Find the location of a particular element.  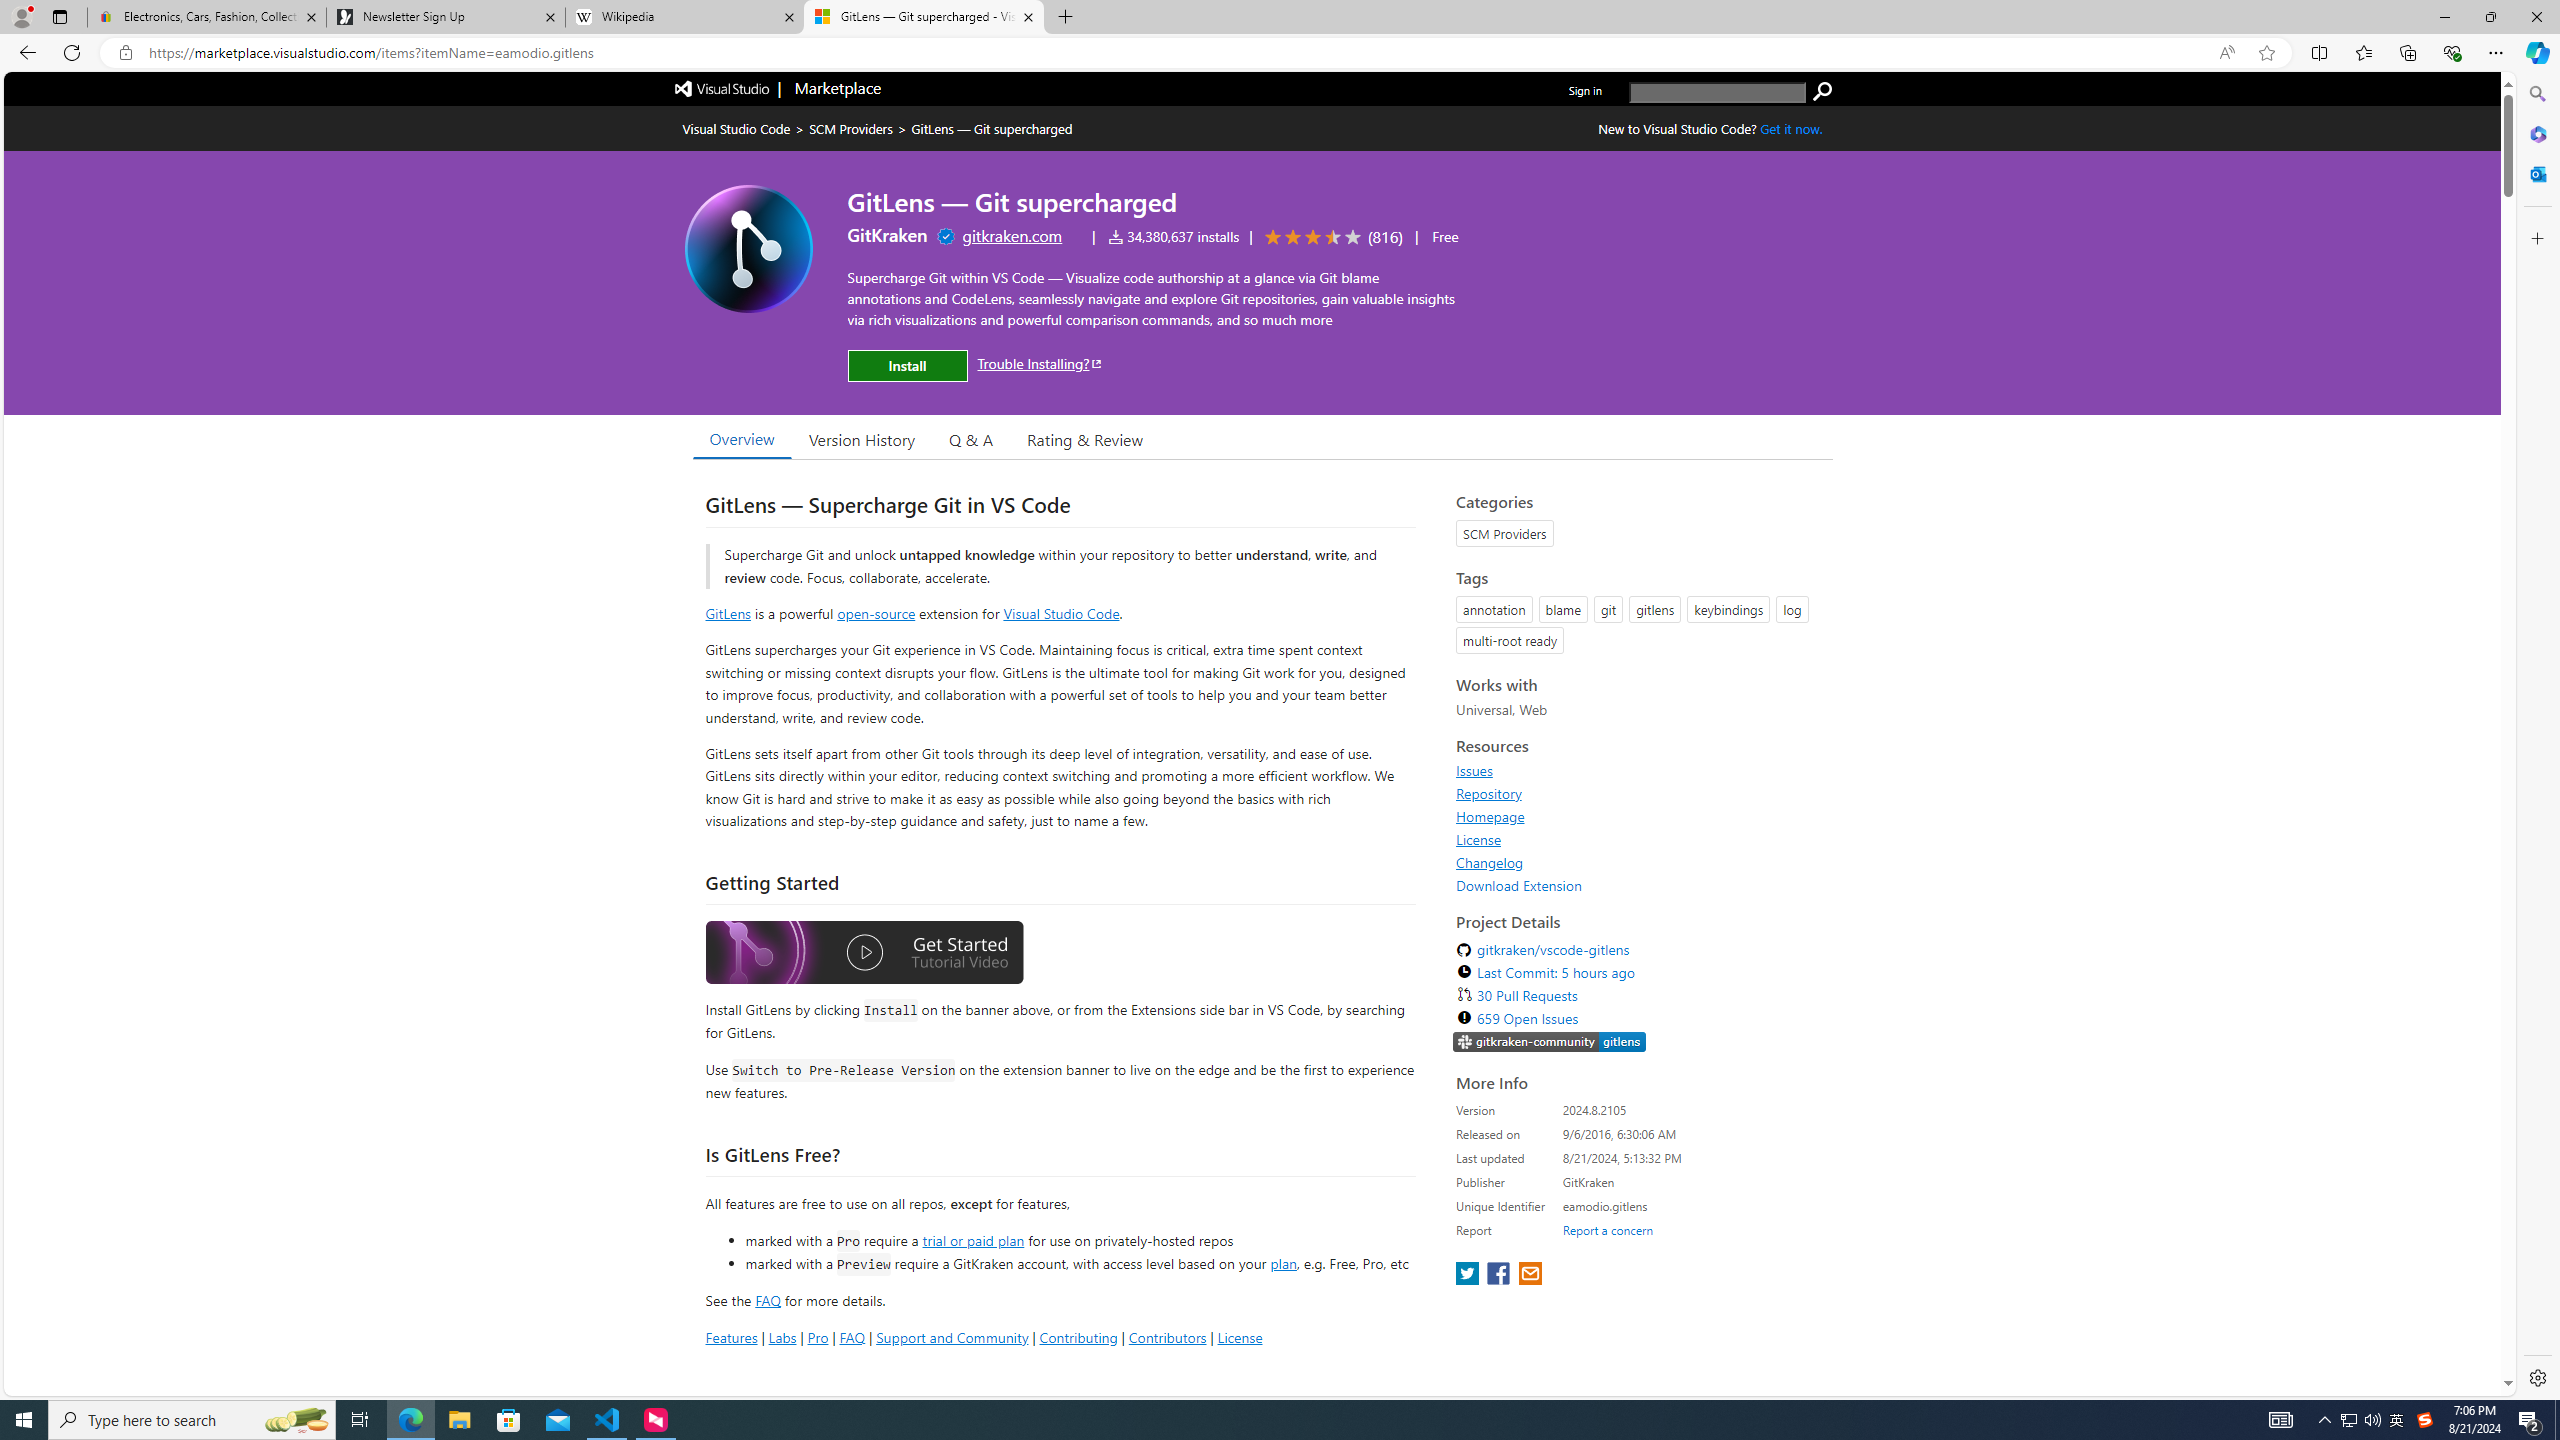

'Pro' is located at coordinates (816, 1336).